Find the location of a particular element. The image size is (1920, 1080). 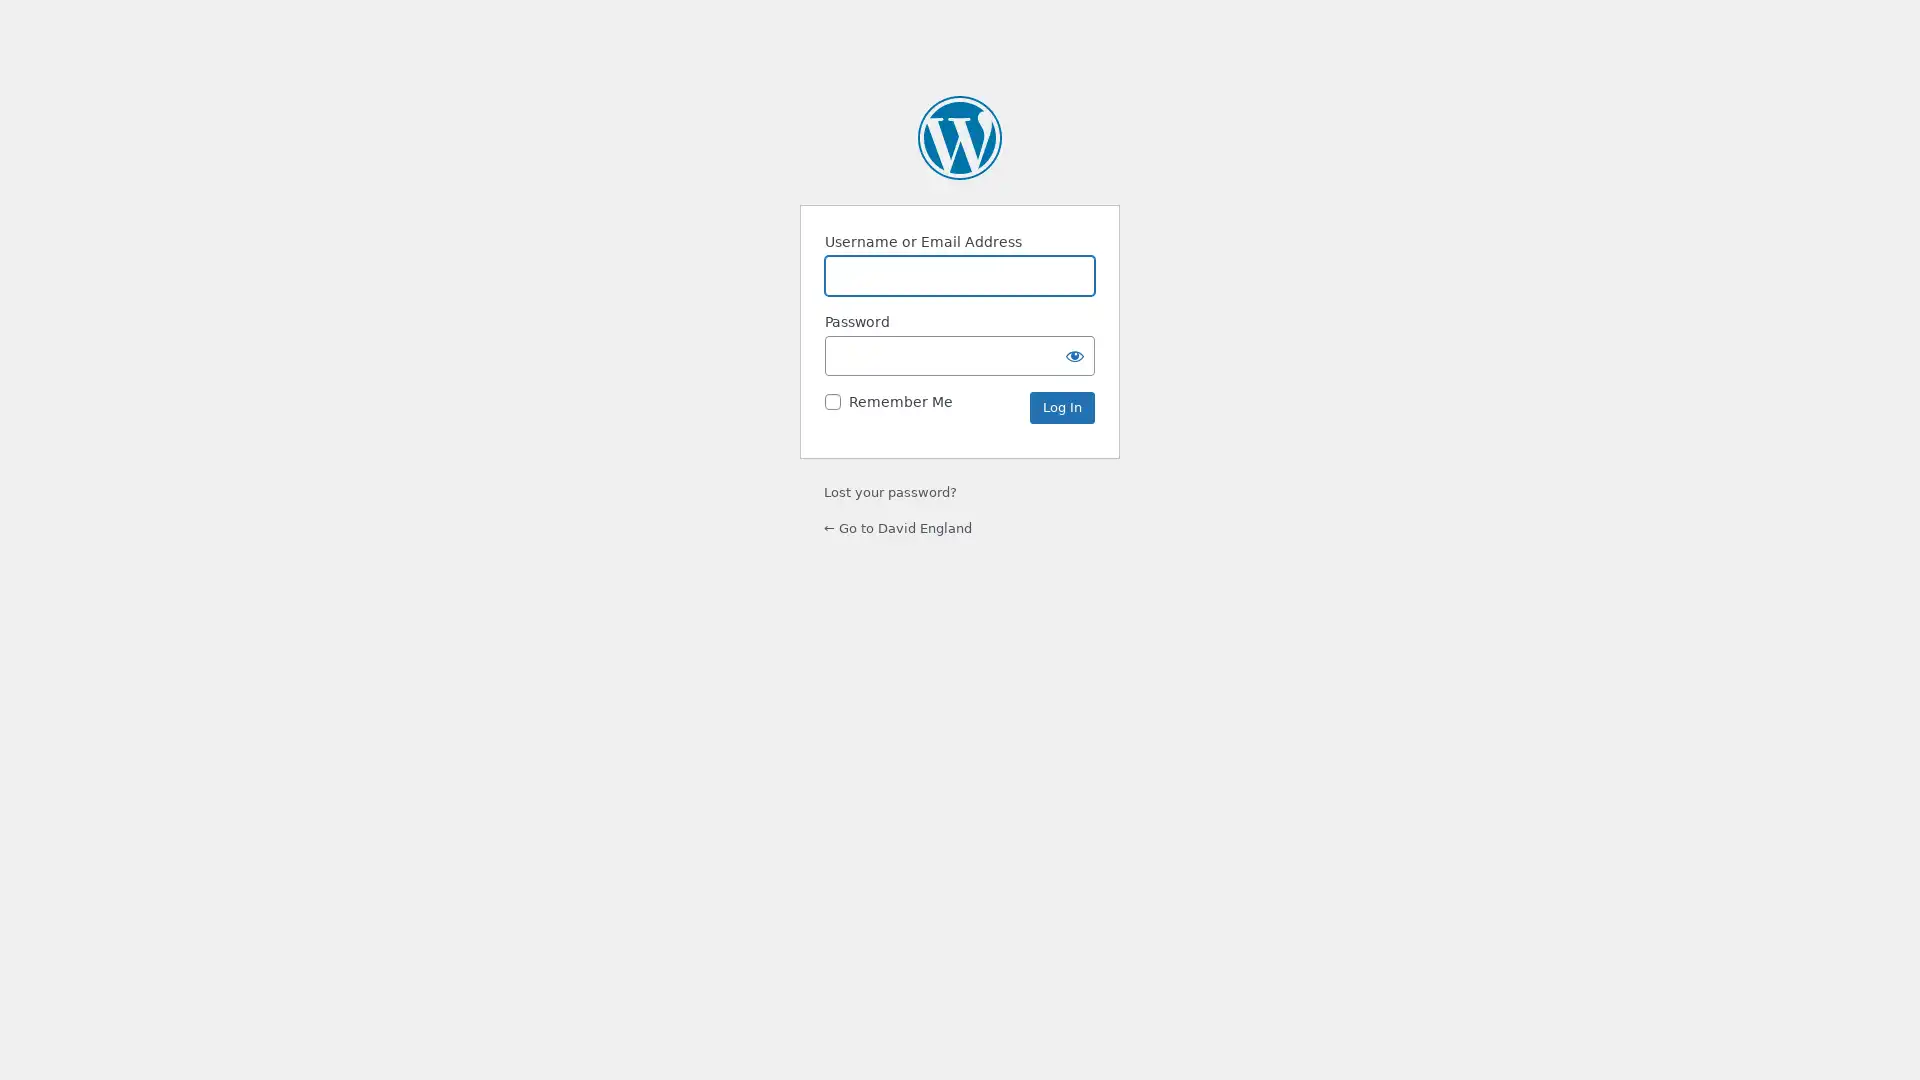

Show password is located at coordinates (1074, 354).